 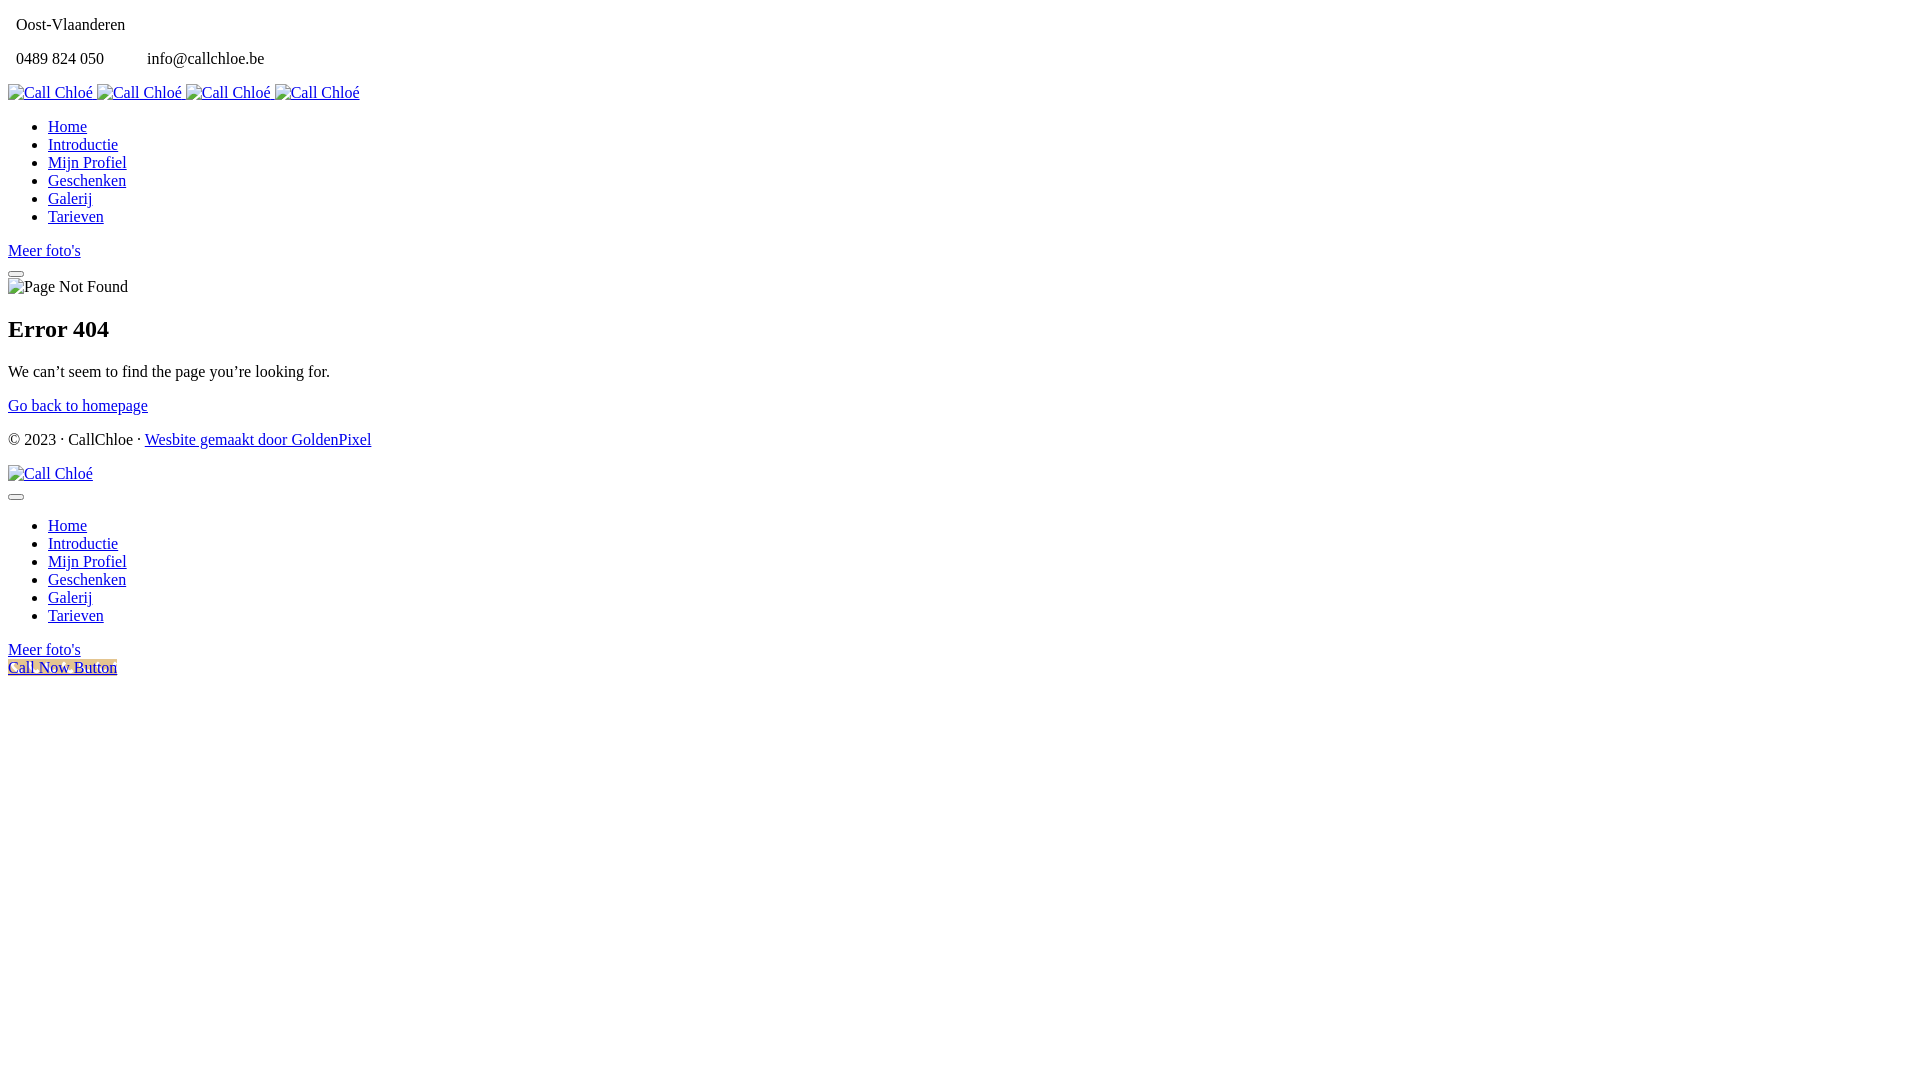 What do you see at coordinates (48, 561) in the screenshot?
I see `'Mijn Profiel'` at bounding box center [48, 561].